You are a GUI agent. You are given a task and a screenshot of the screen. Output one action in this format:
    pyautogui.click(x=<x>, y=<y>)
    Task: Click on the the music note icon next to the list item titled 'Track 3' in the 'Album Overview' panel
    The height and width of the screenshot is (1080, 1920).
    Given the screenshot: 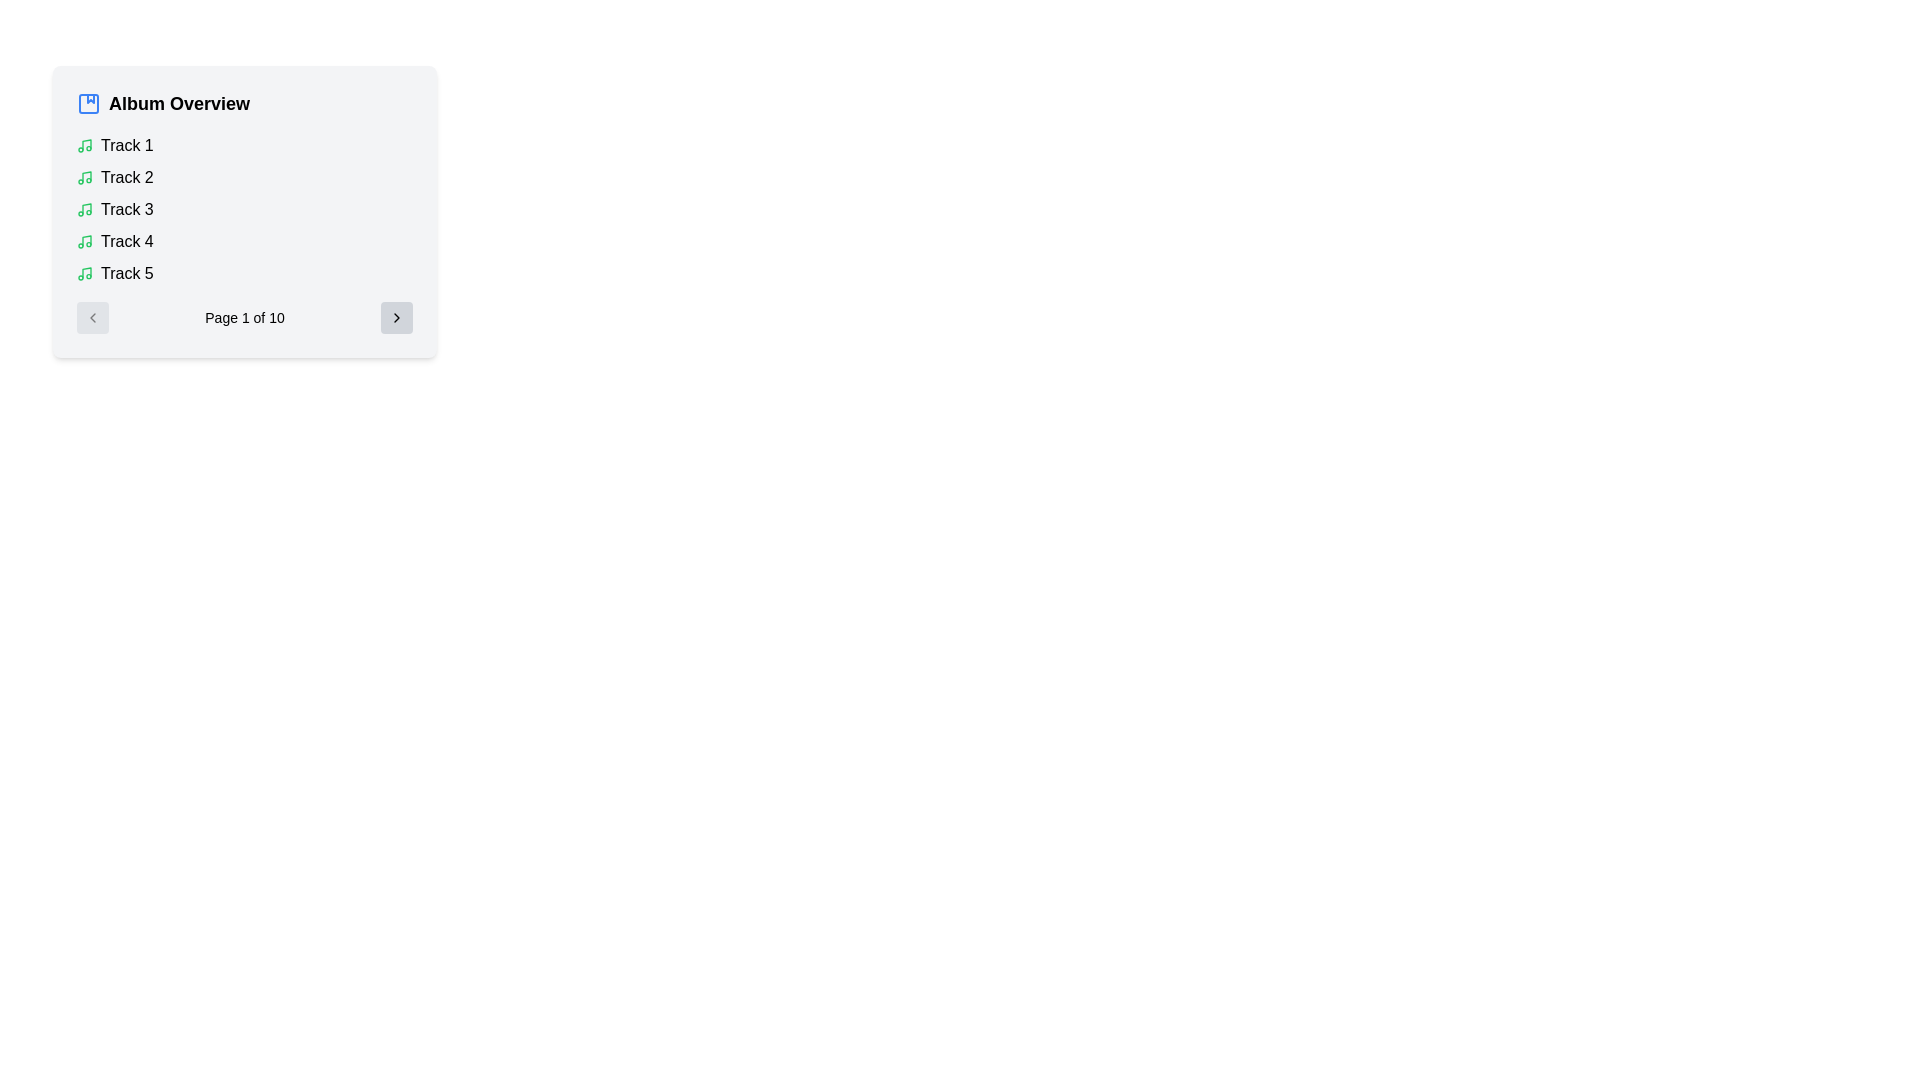 What is the action you would take?
    pyautogui.click(x=84, y=209)
    